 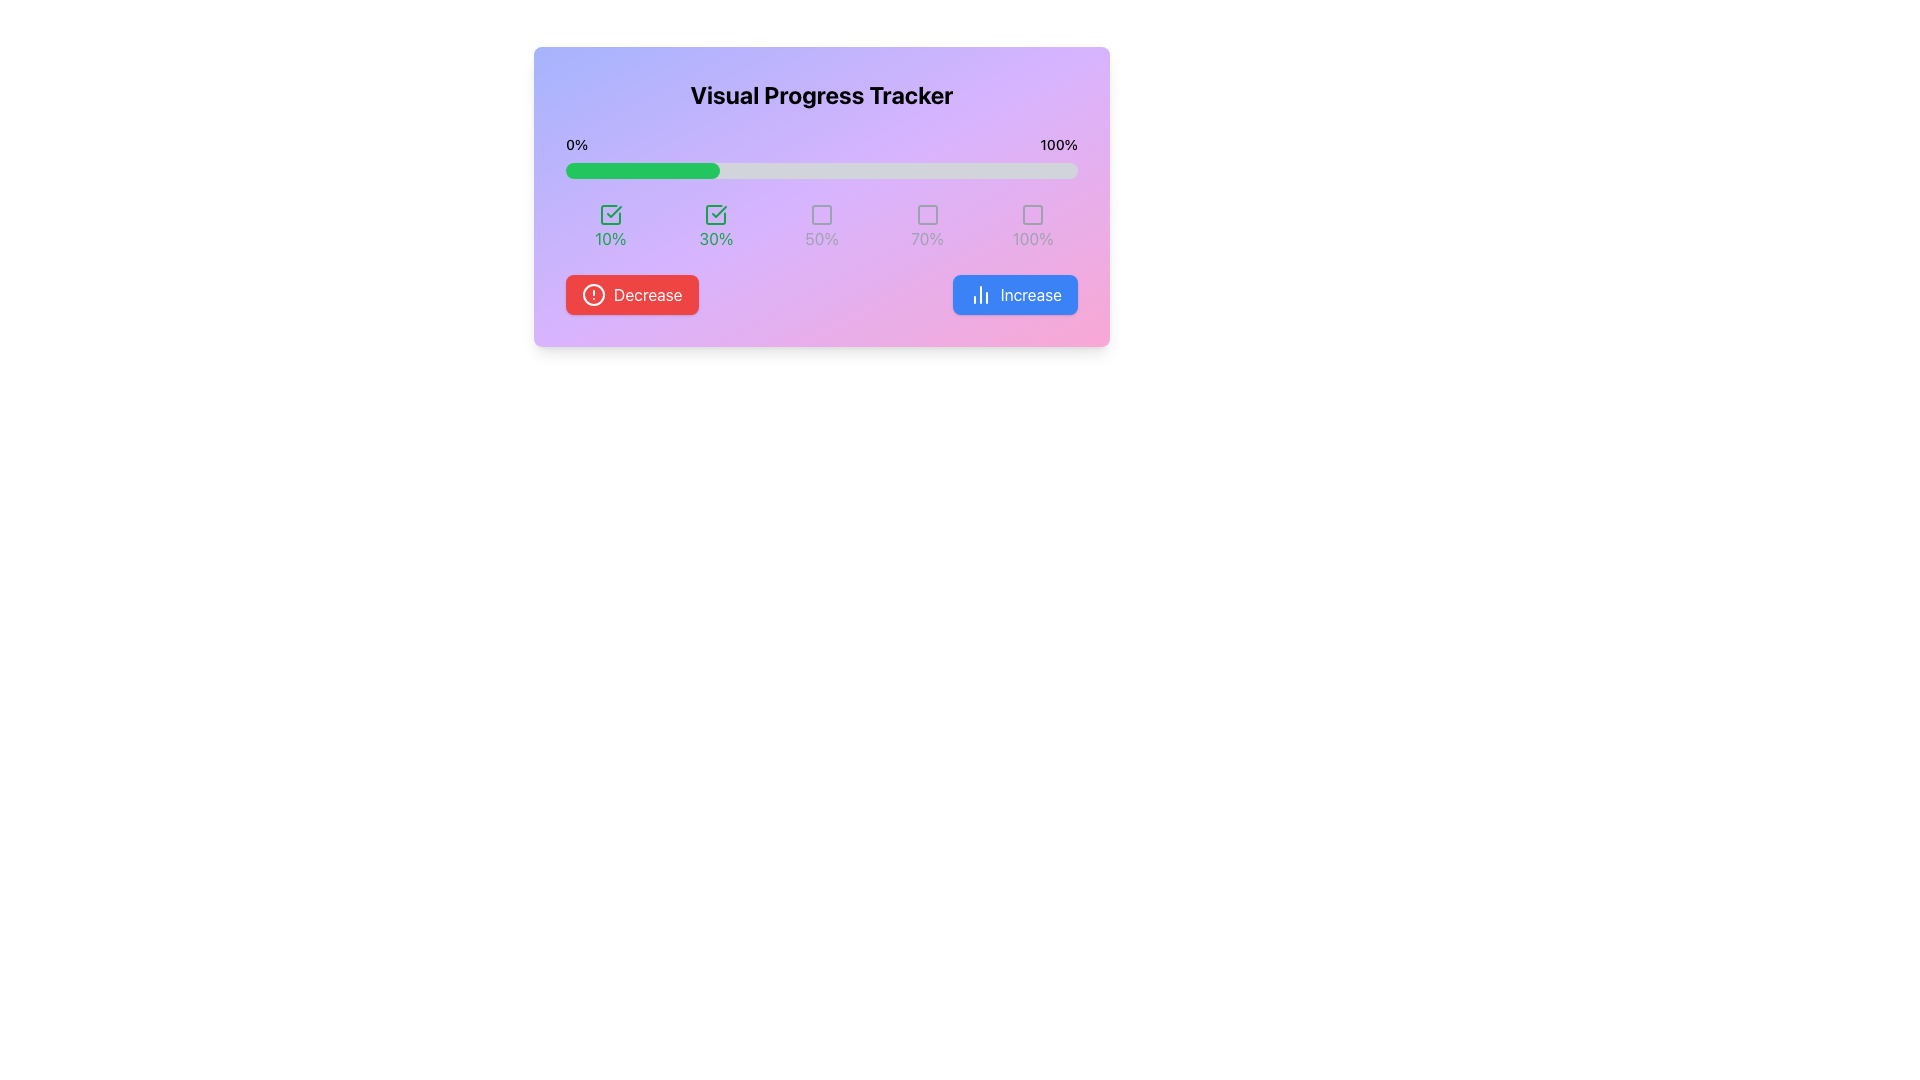 What do you see at coordinates (609, 226) in the screenshot?
I see `percentage value displayed on the Progress Indicator, which shows '10%' with a green checkmark icon above it` at bounding box center [609, 226].